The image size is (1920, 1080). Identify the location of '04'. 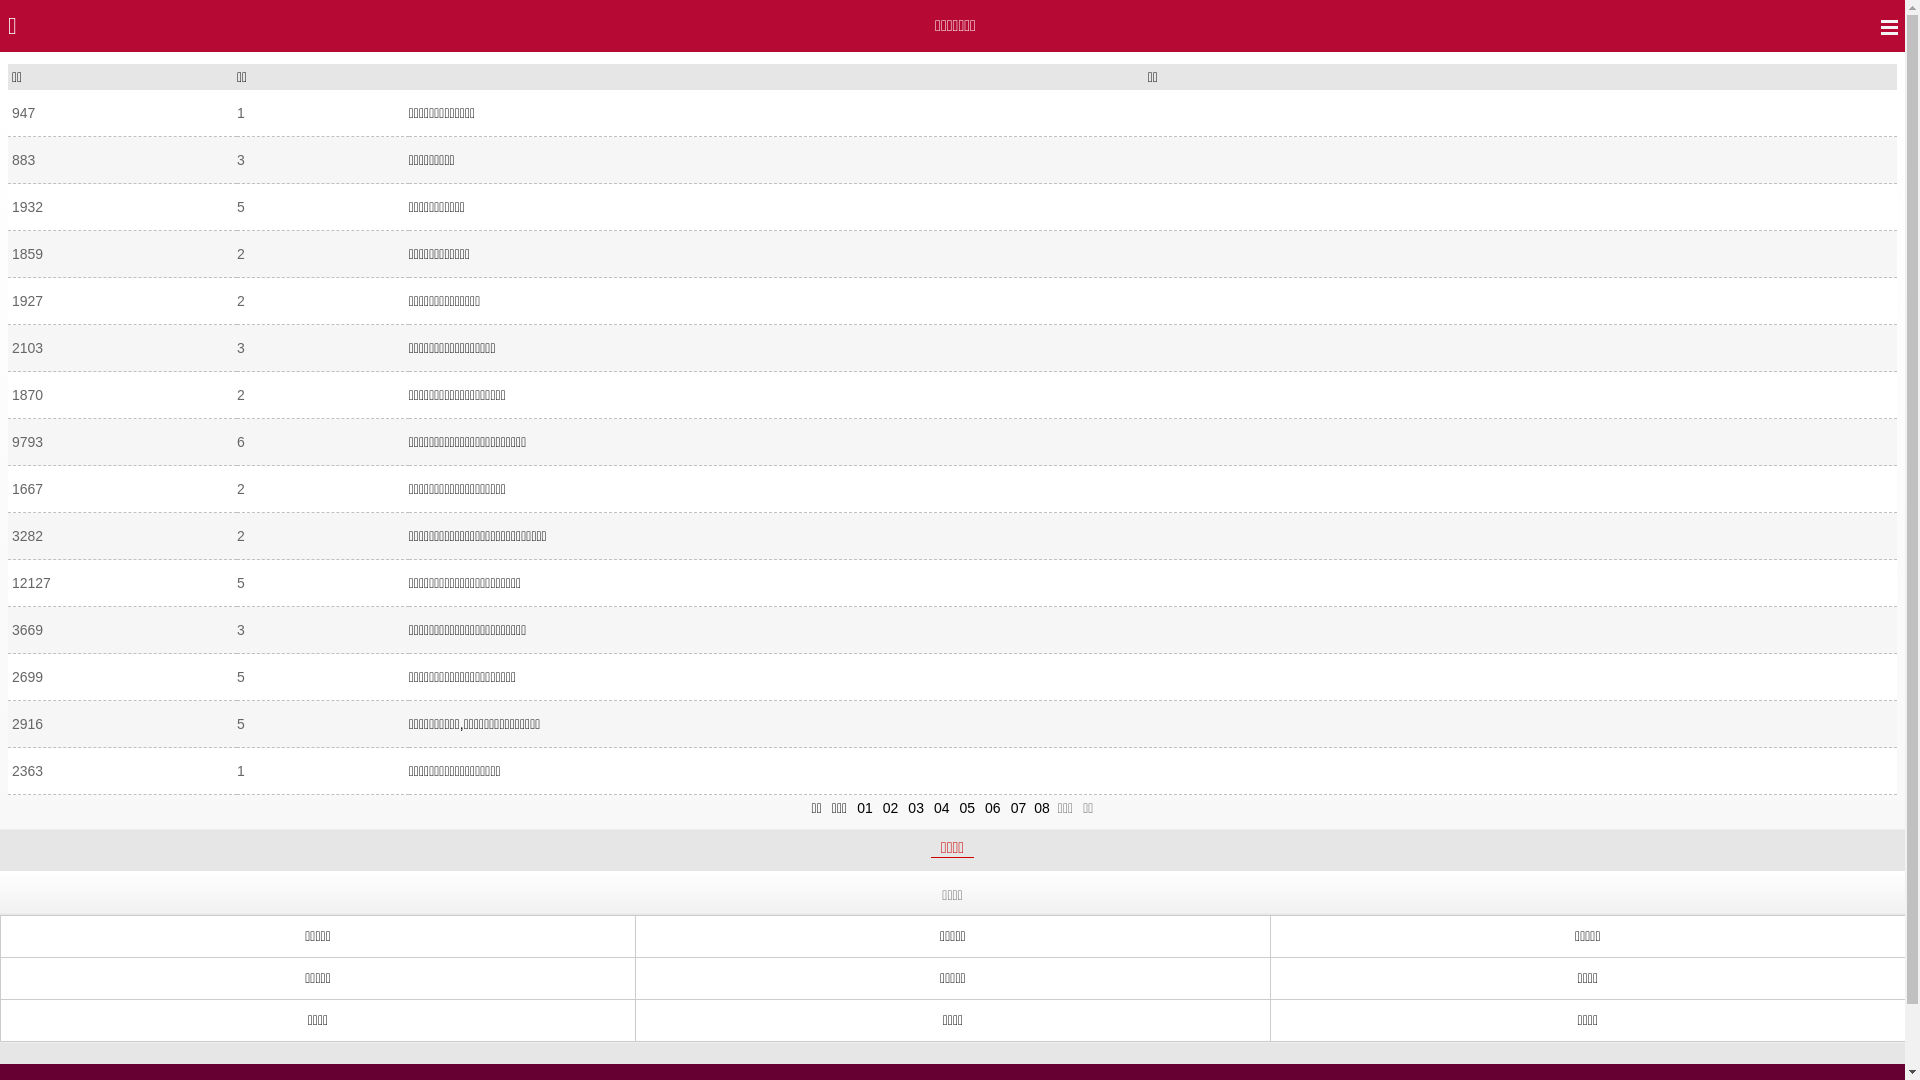
(940, 806).